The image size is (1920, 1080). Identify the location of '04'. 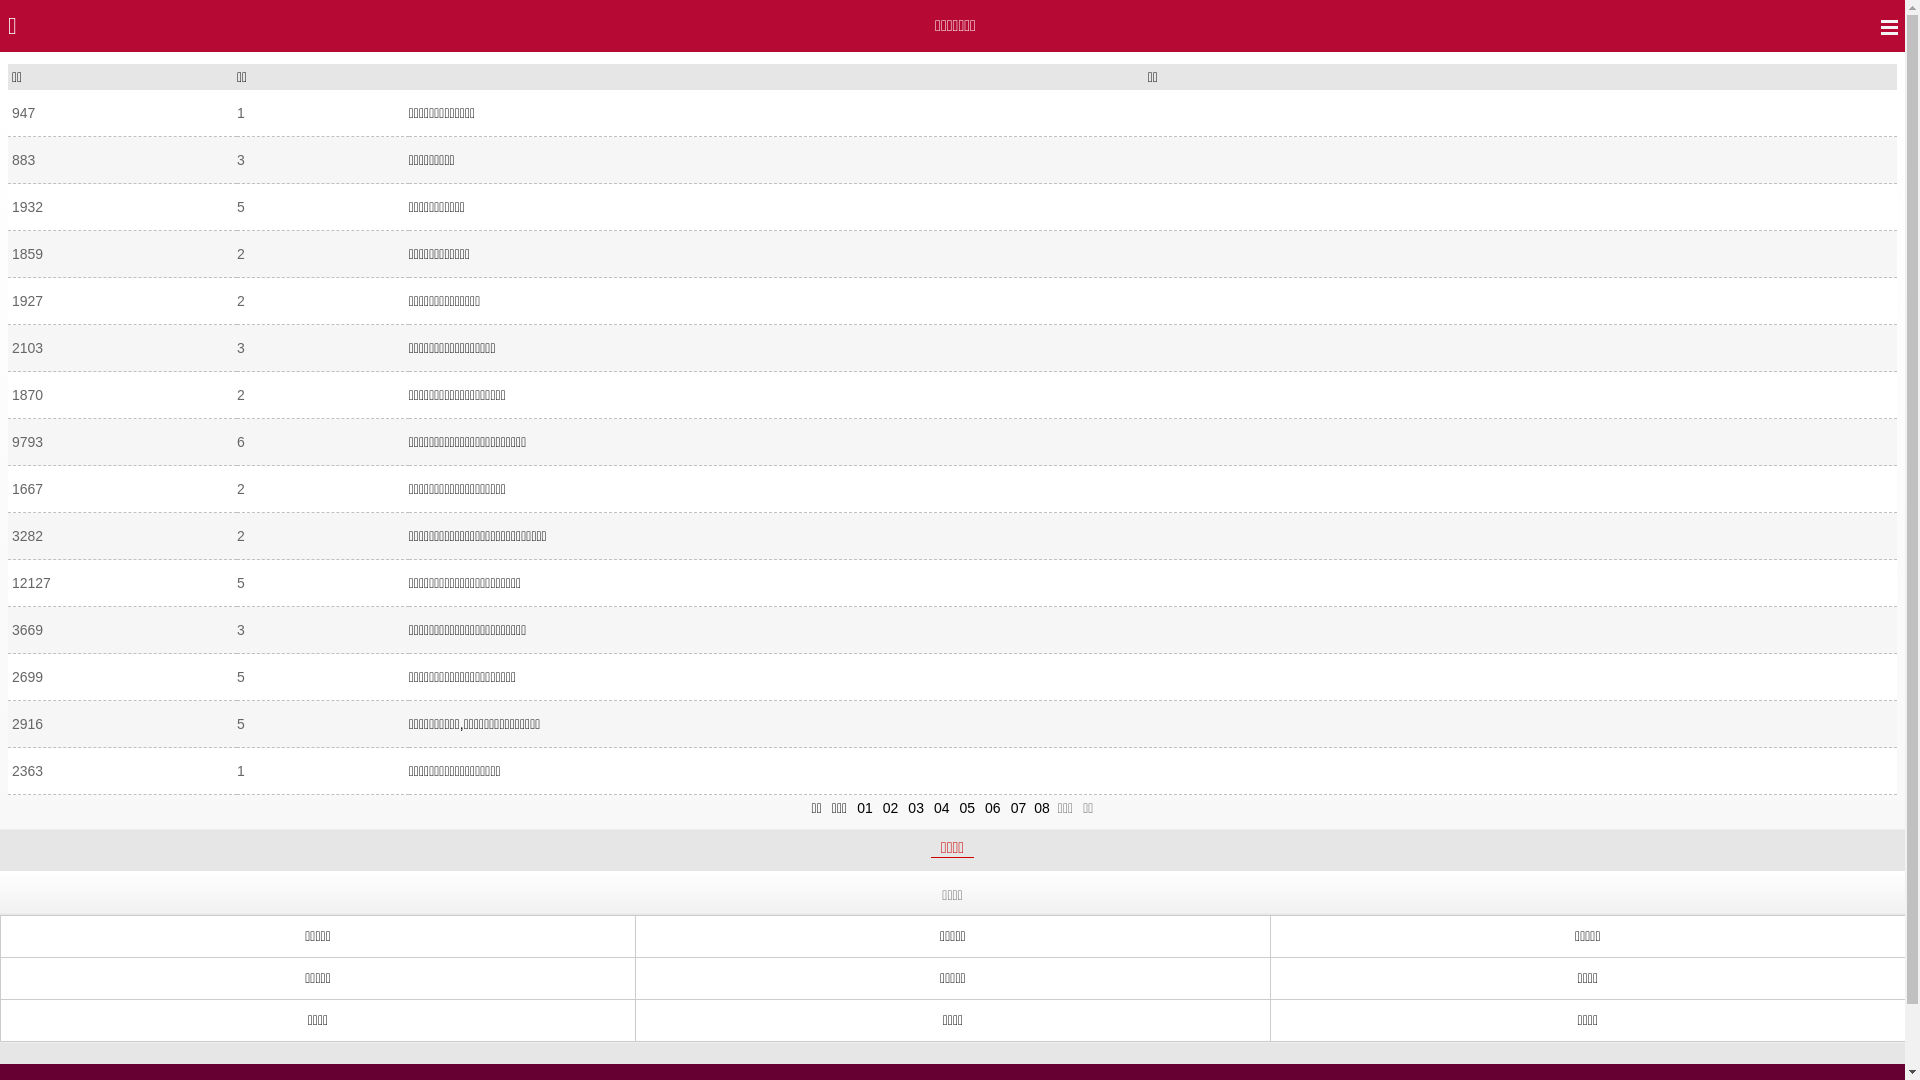
(940, 806).